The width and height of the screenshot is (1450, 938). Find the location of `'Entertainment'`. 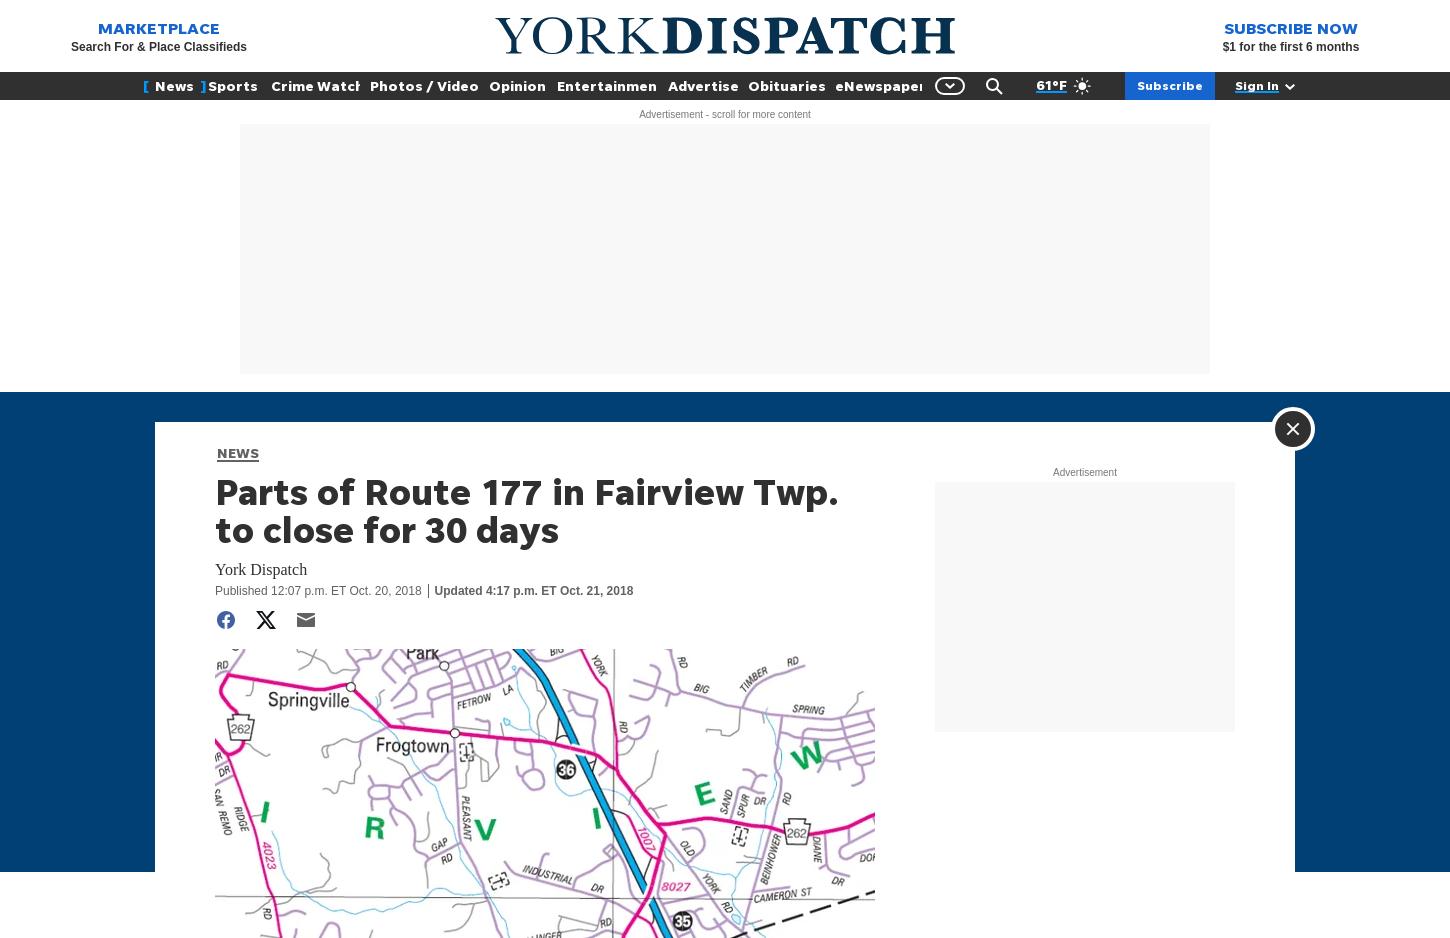

'Entertainment' is located at coordinates (556, 85).